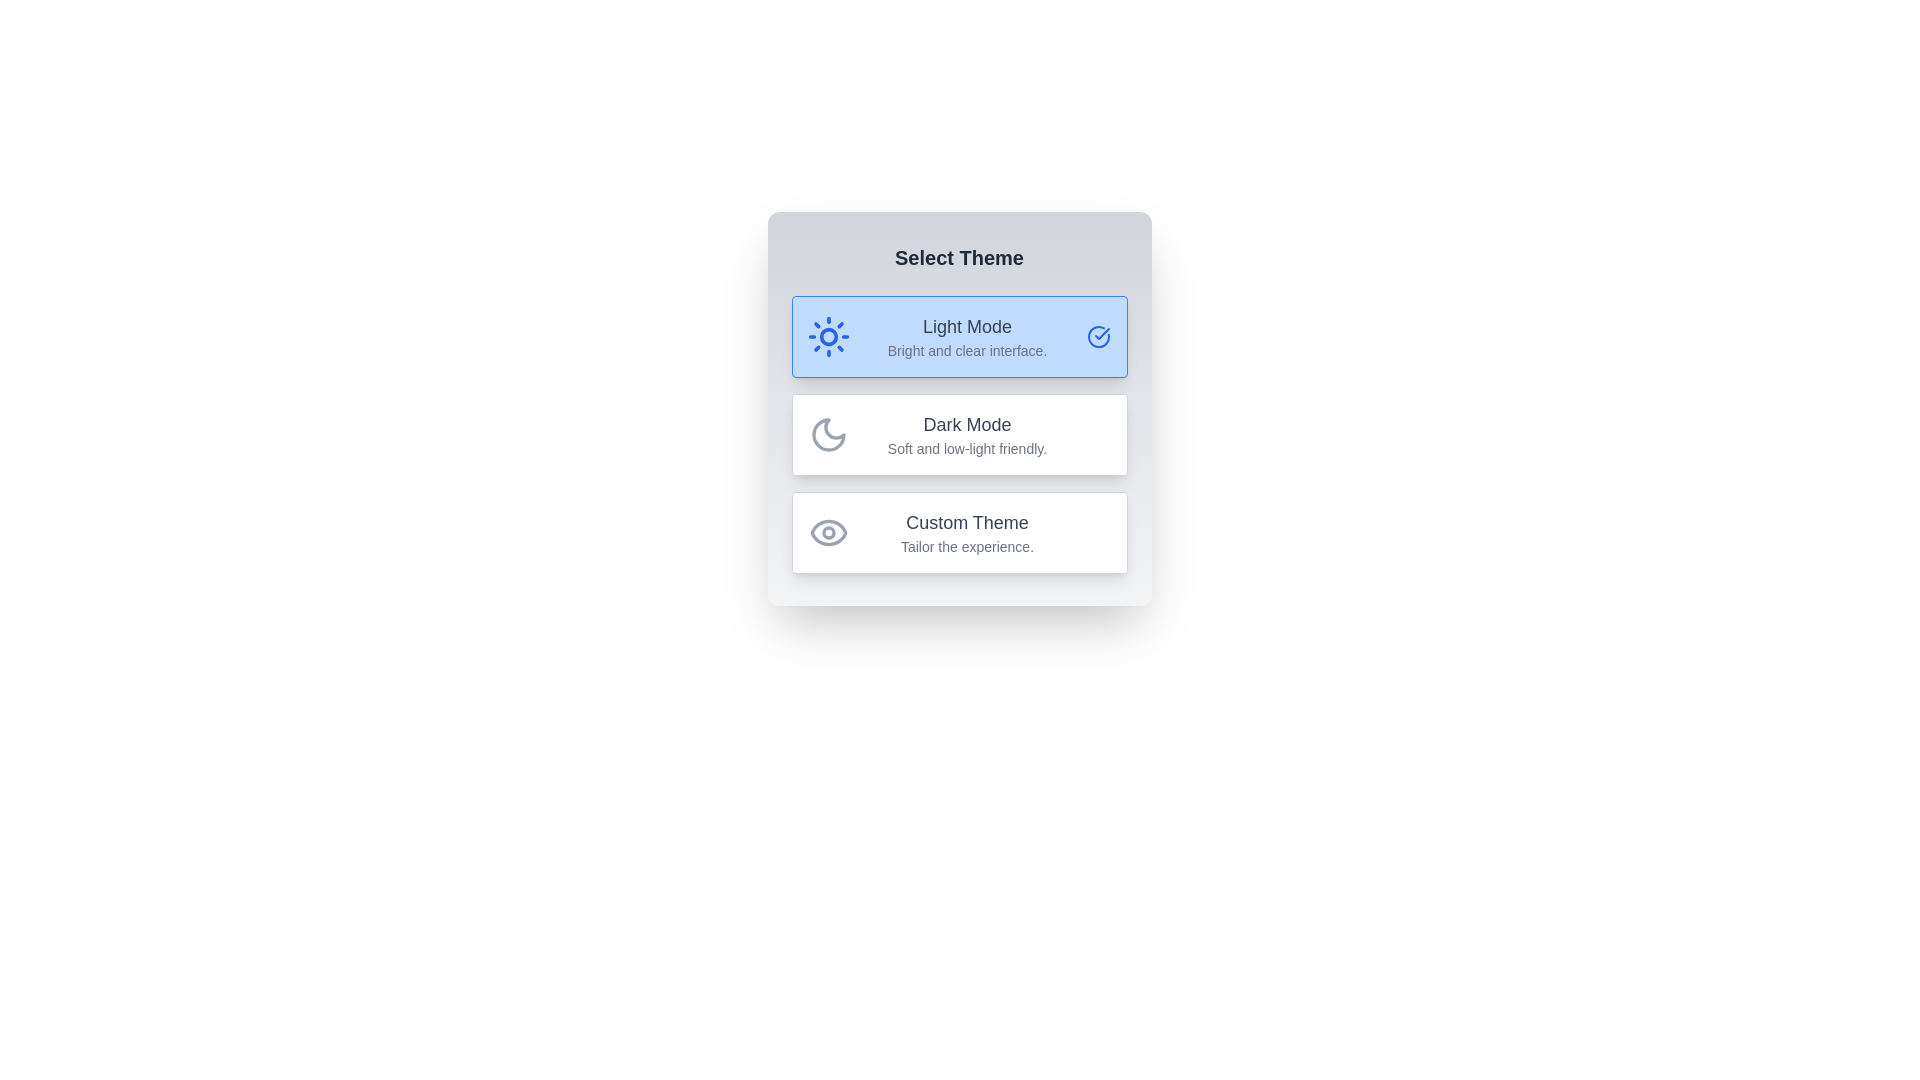 This screenshot has height=1080, width=1920. Describe the element at coordinates (828, 531) in the screenshot. I see `the small circular eye icon with an outlined design located to the left of the 'Custom Theme' label in the third option of the theme selection list, if interactive options are available` at that location.